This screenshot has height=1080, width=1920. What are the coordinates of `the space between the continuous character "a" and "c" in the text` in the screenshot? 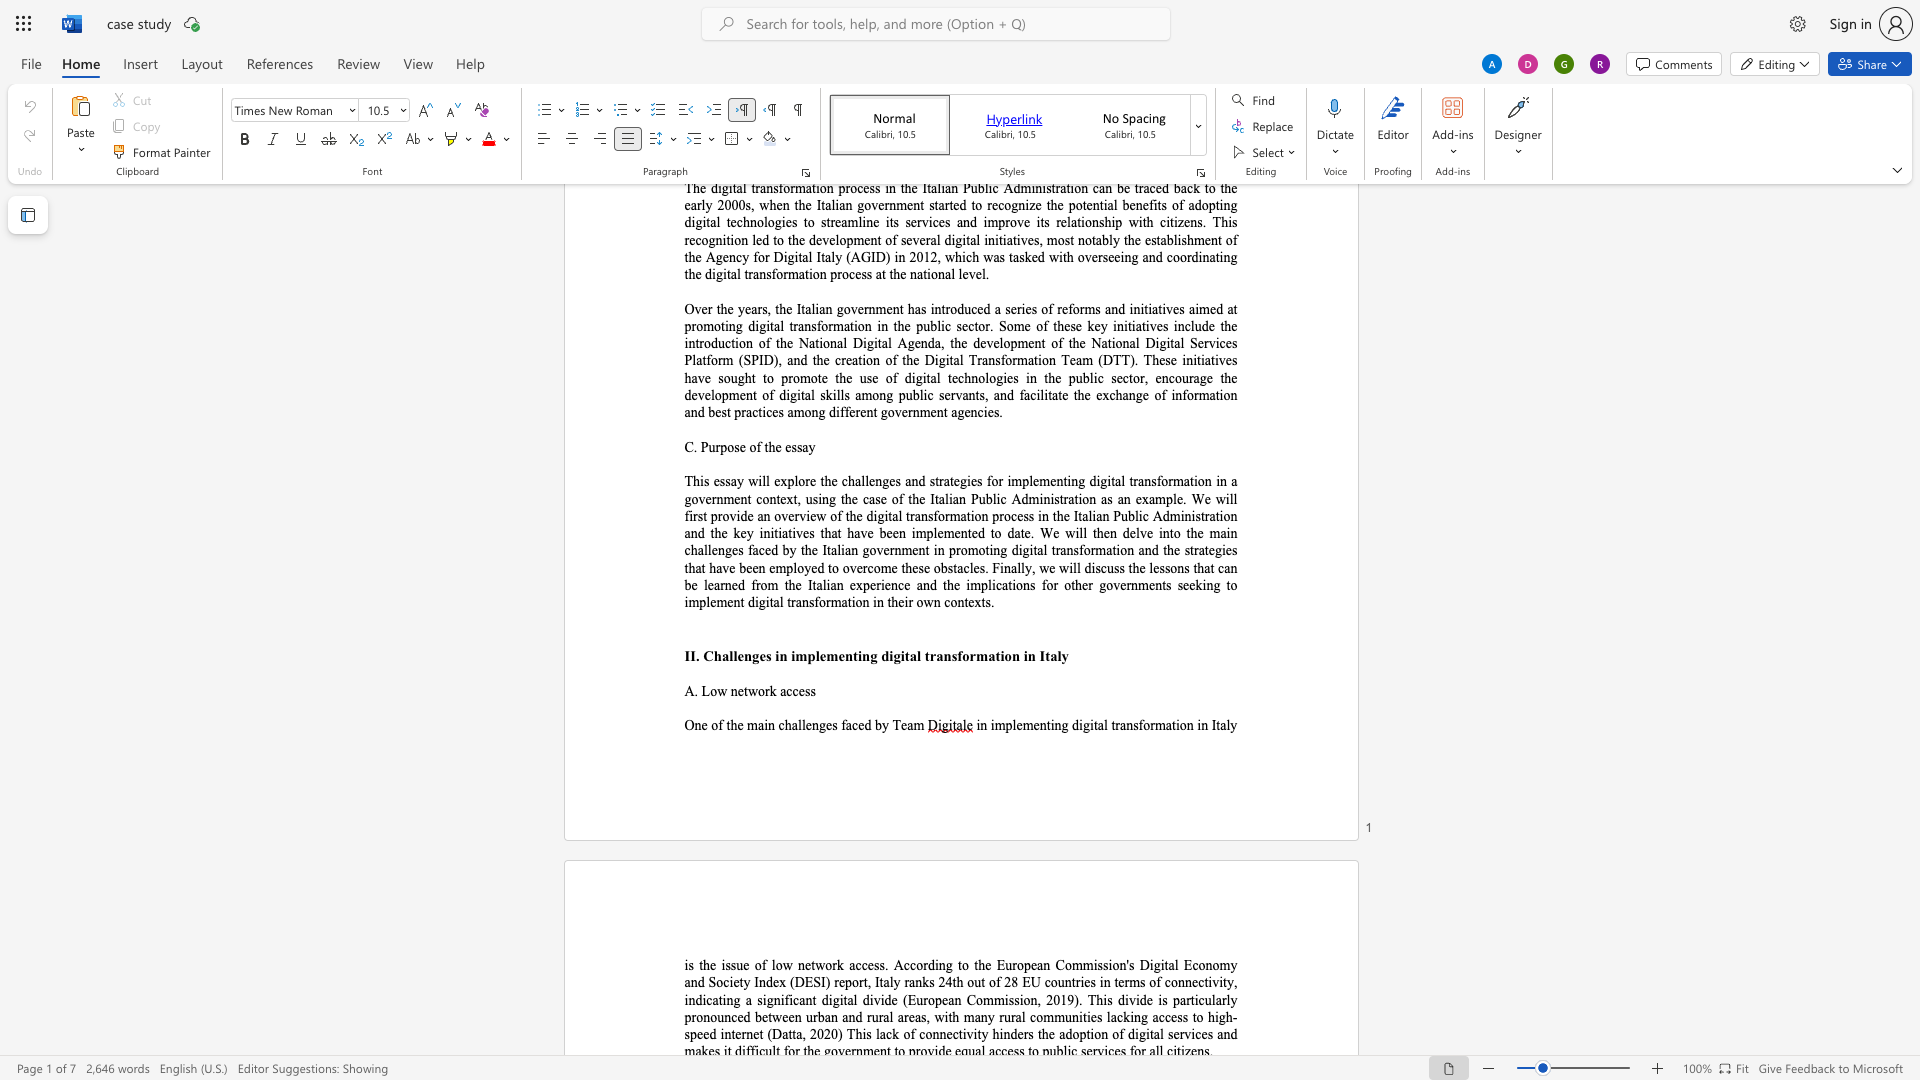 It's located at (785, 690).